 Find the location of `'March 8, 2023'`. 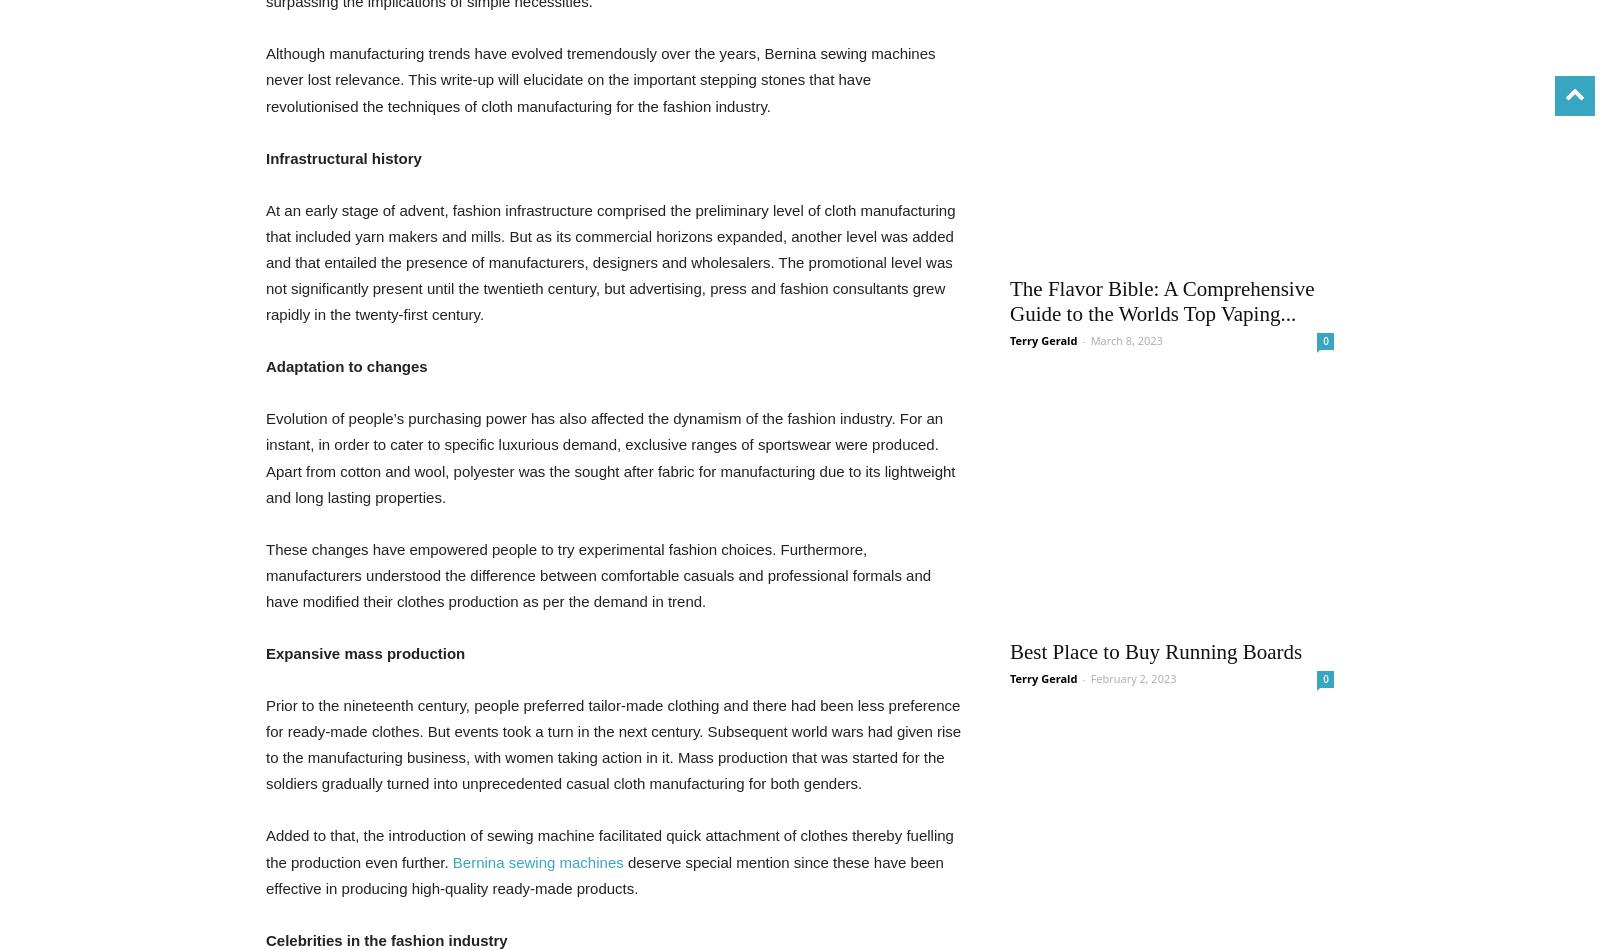

'March 8, 2023' is located at coordinates (1125, 339).